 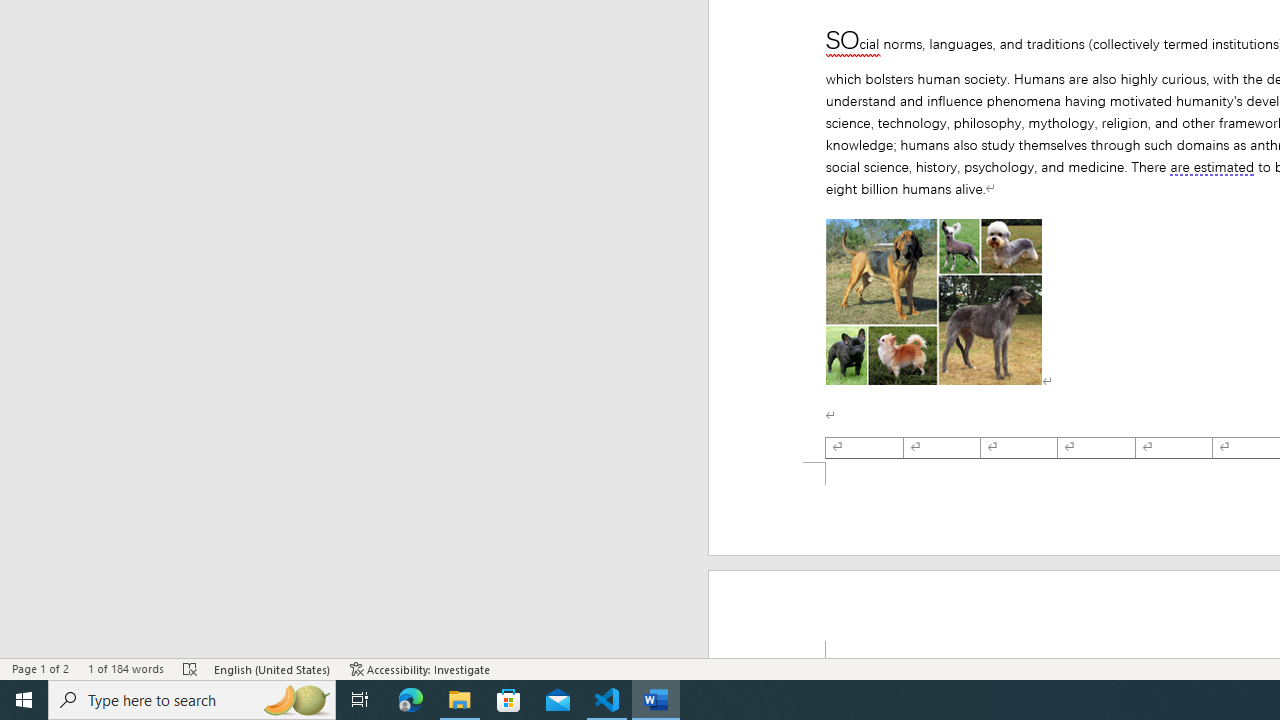 I want to click on 'Language English (United States)', so click(x=272, y=669).